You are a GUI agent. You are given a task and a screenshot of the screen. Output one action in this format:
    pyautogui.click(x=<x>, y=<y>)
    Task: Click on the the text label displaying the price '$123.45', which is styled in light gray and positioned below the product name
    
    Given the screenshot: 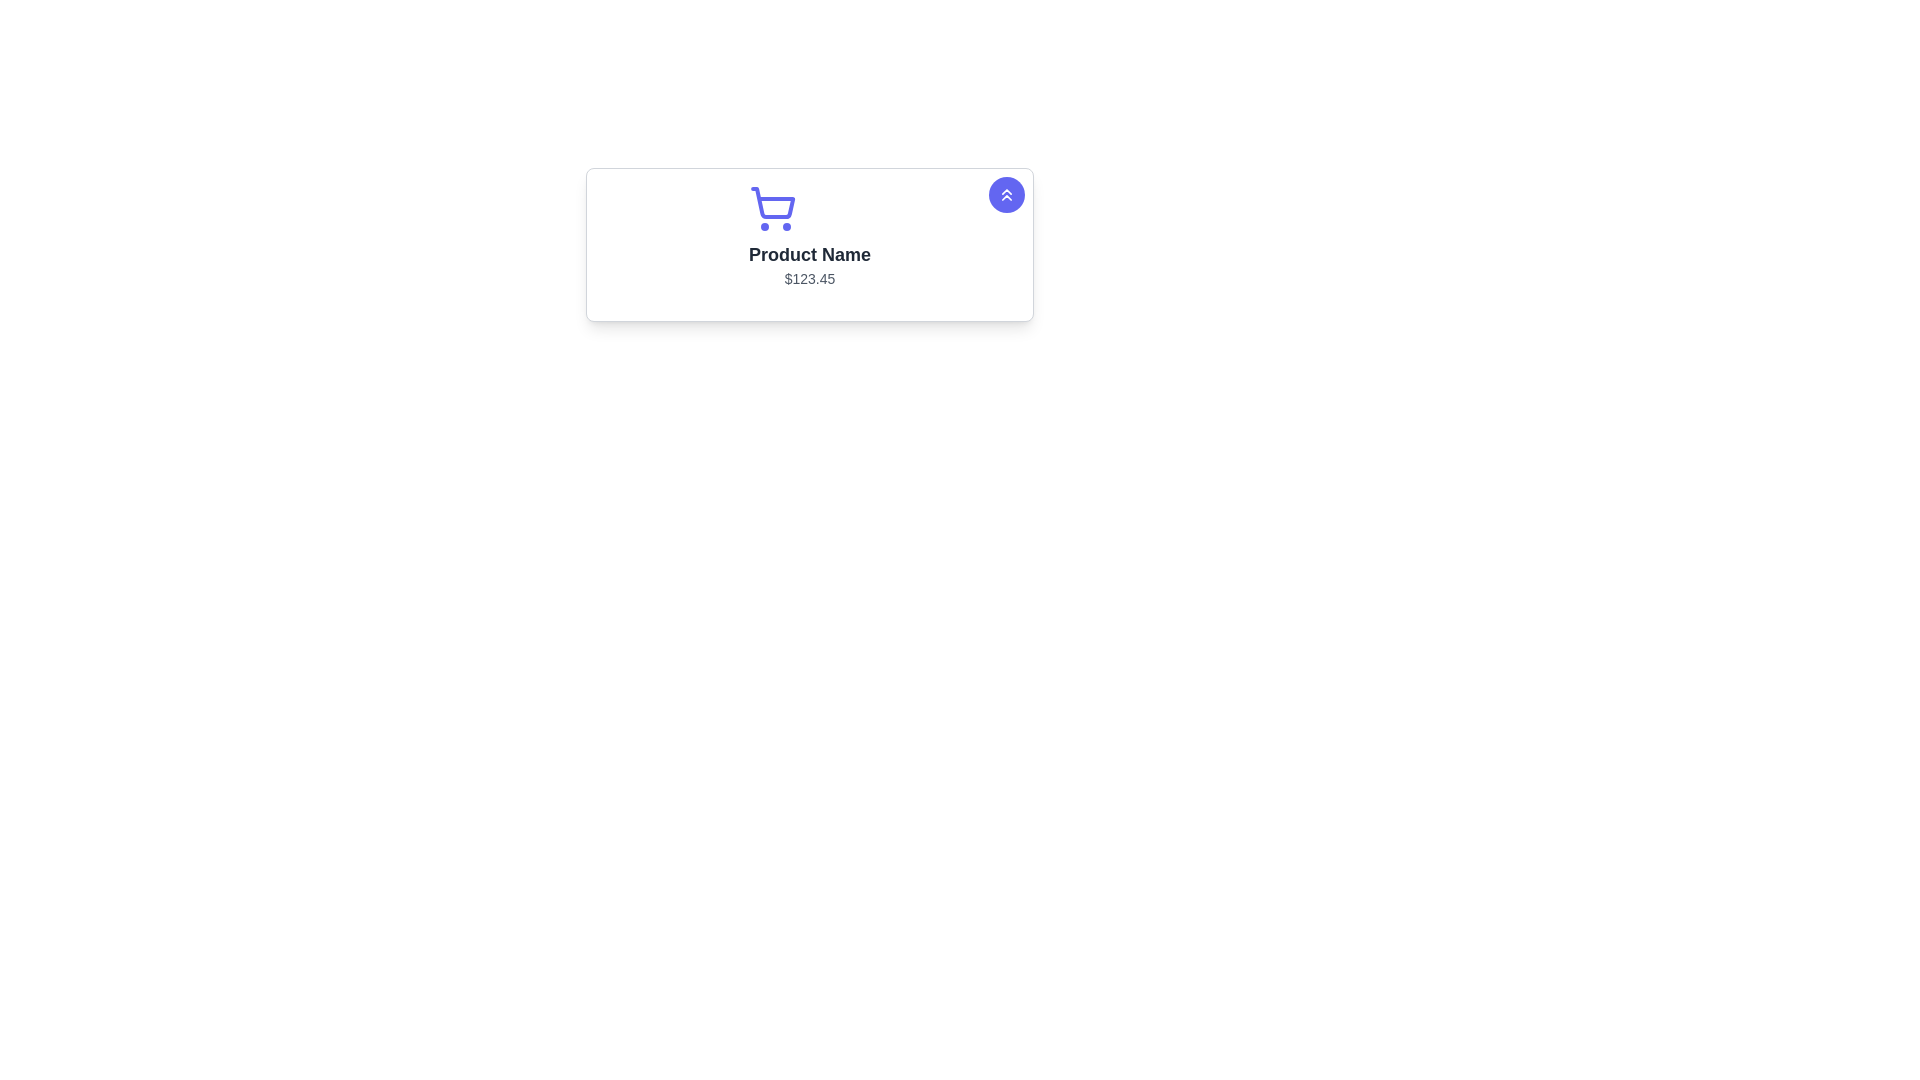 What is the action you would take?
    pyautogui.click(x=810, y=278)
    